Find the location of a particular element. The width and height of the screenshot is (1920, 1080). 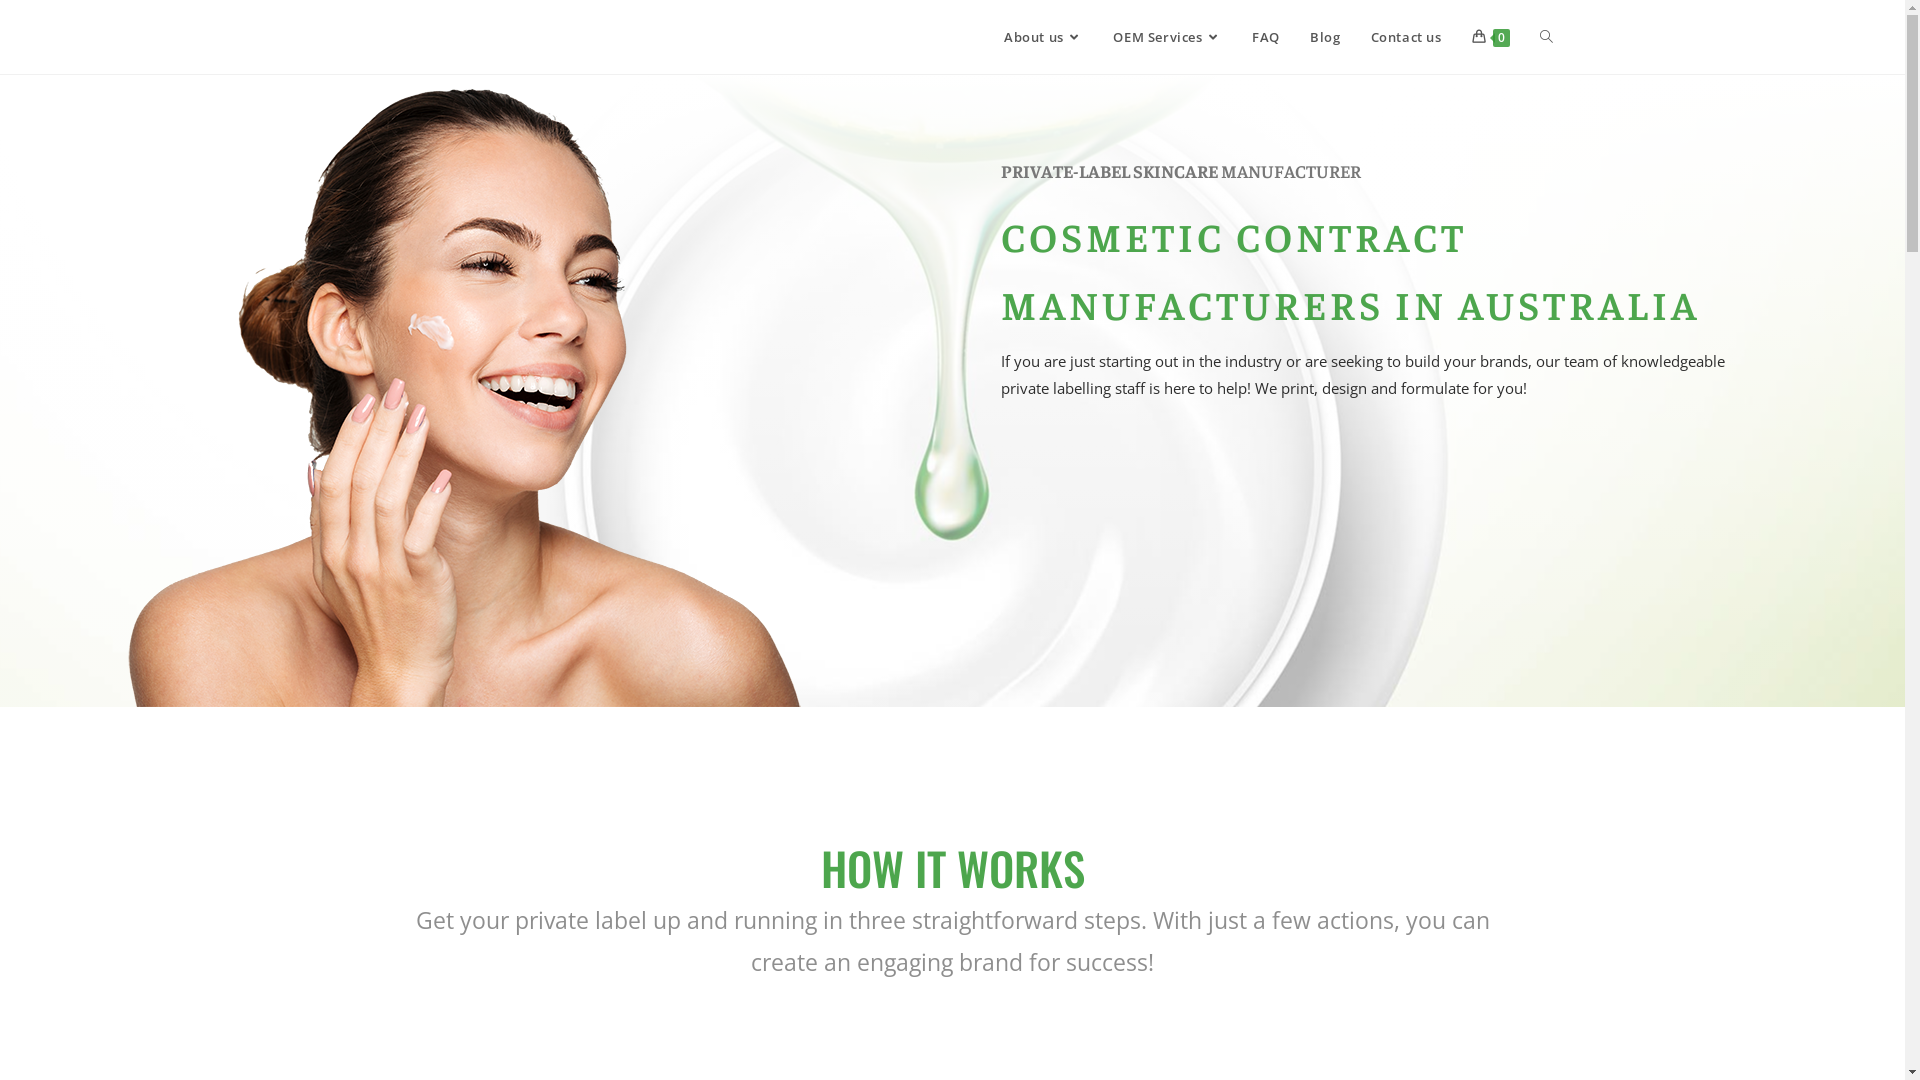

'OEM Services' is located at coordinates (1167, 37).